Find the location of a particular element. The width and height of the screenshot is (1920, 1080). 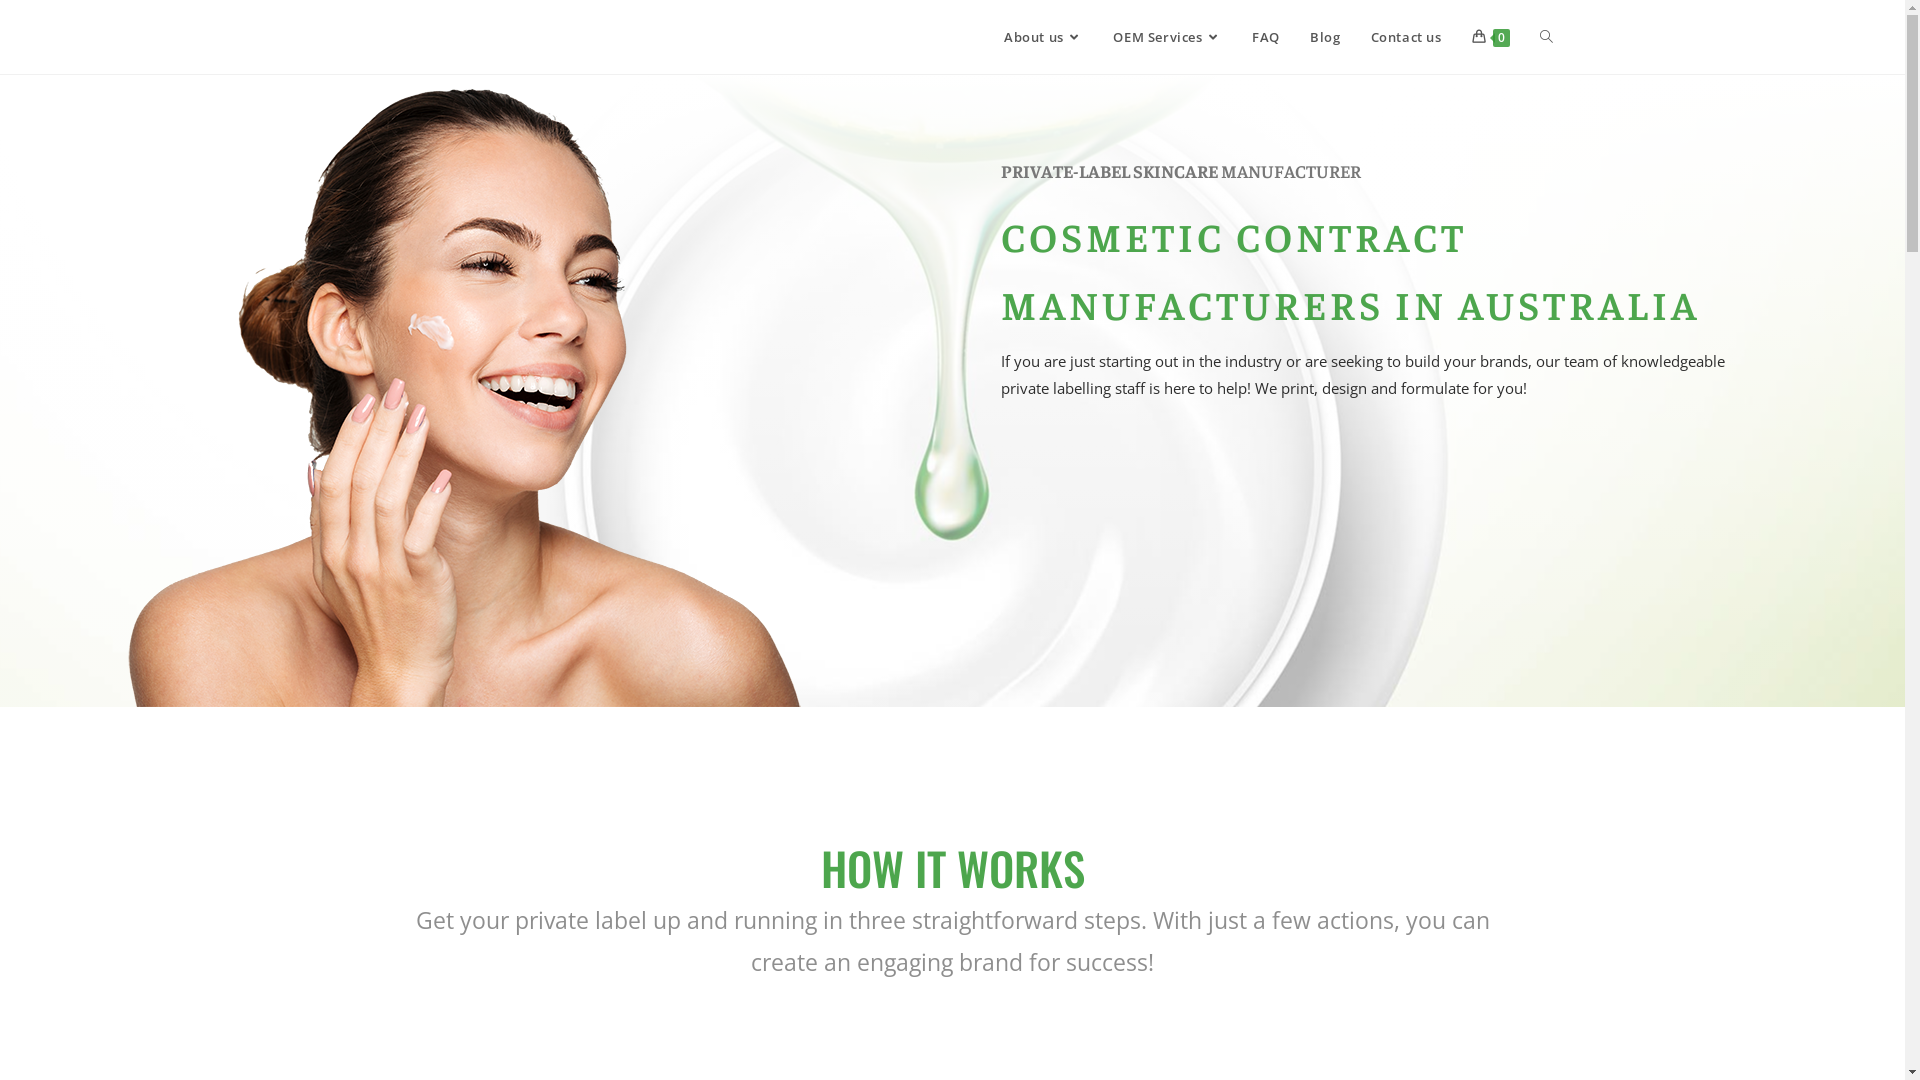

'OEM Services' is located at coordinates (1167, 37).